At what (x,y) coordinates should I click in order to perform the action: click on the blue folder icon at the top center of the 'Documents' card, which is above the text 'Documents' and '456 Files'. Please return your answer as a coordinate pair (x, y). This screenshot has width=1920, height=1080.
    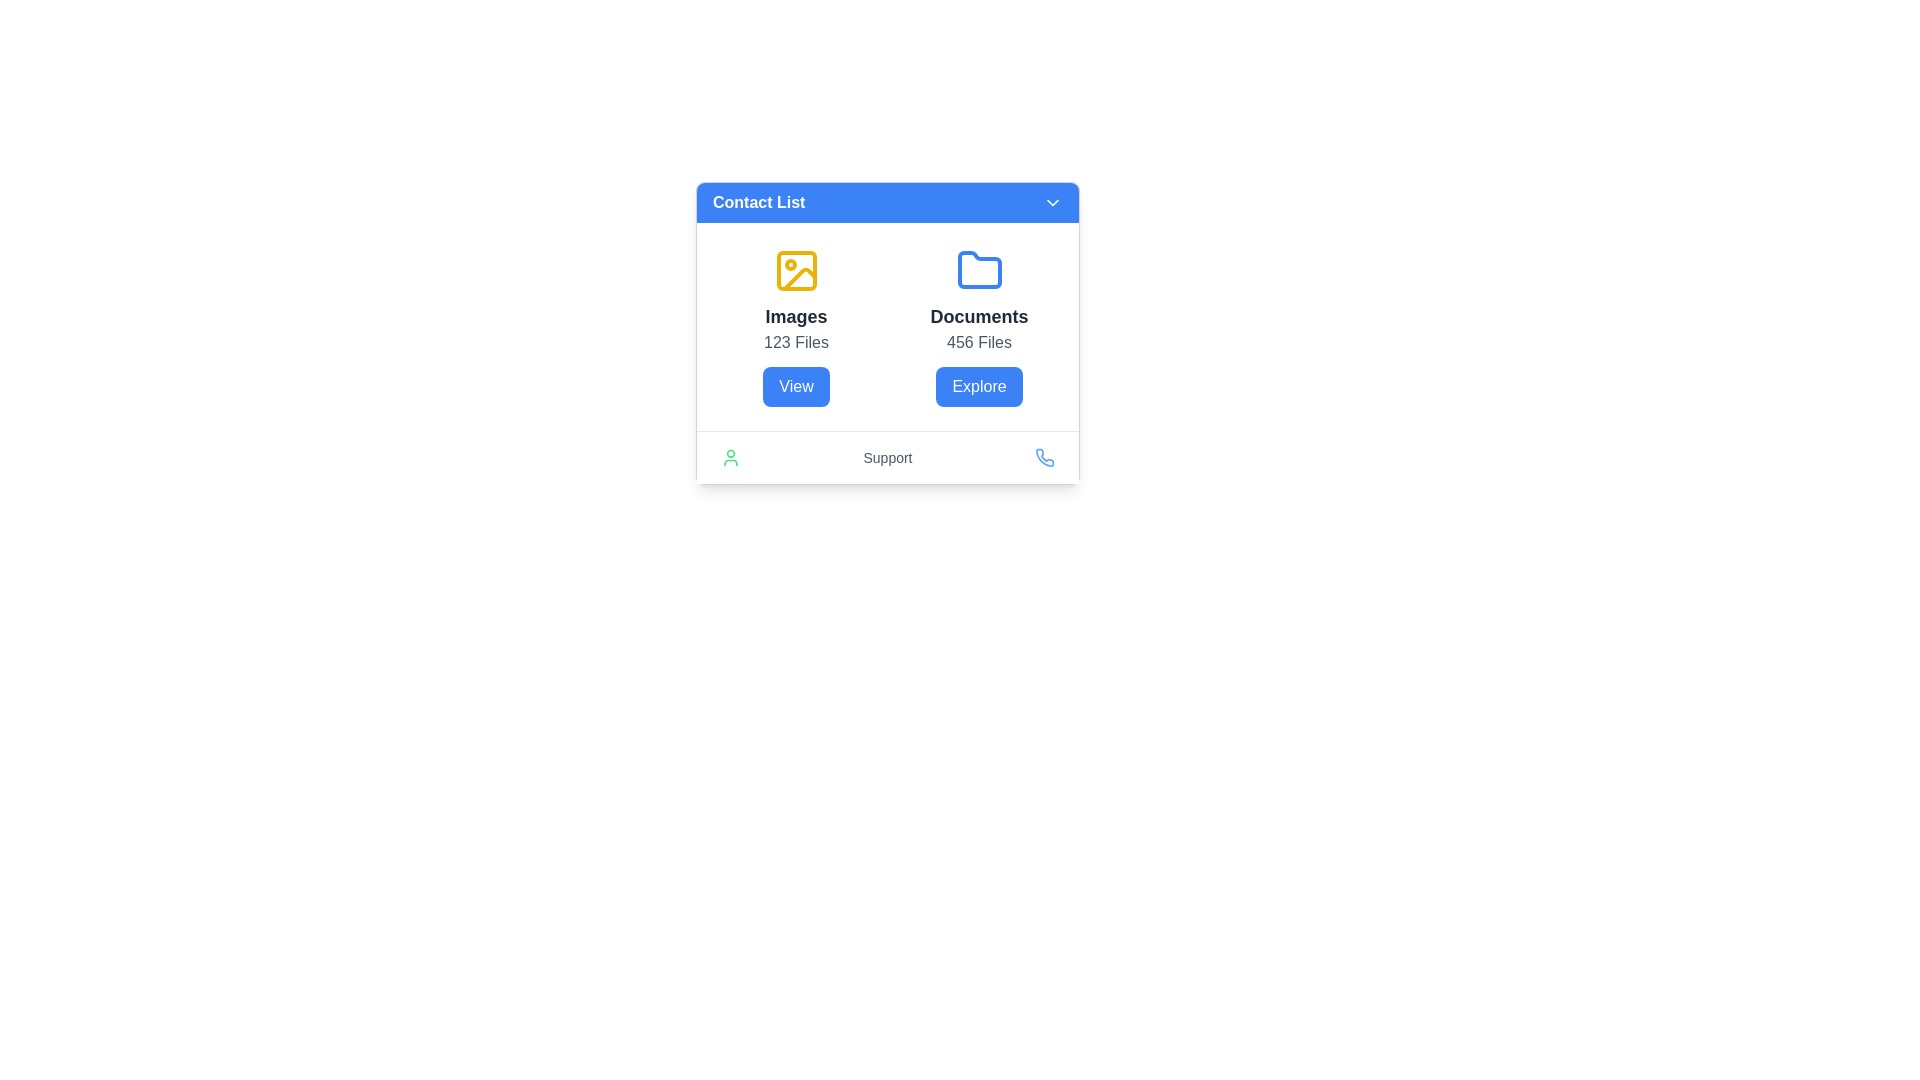
    Looking at the image, I should click on (979, 270).